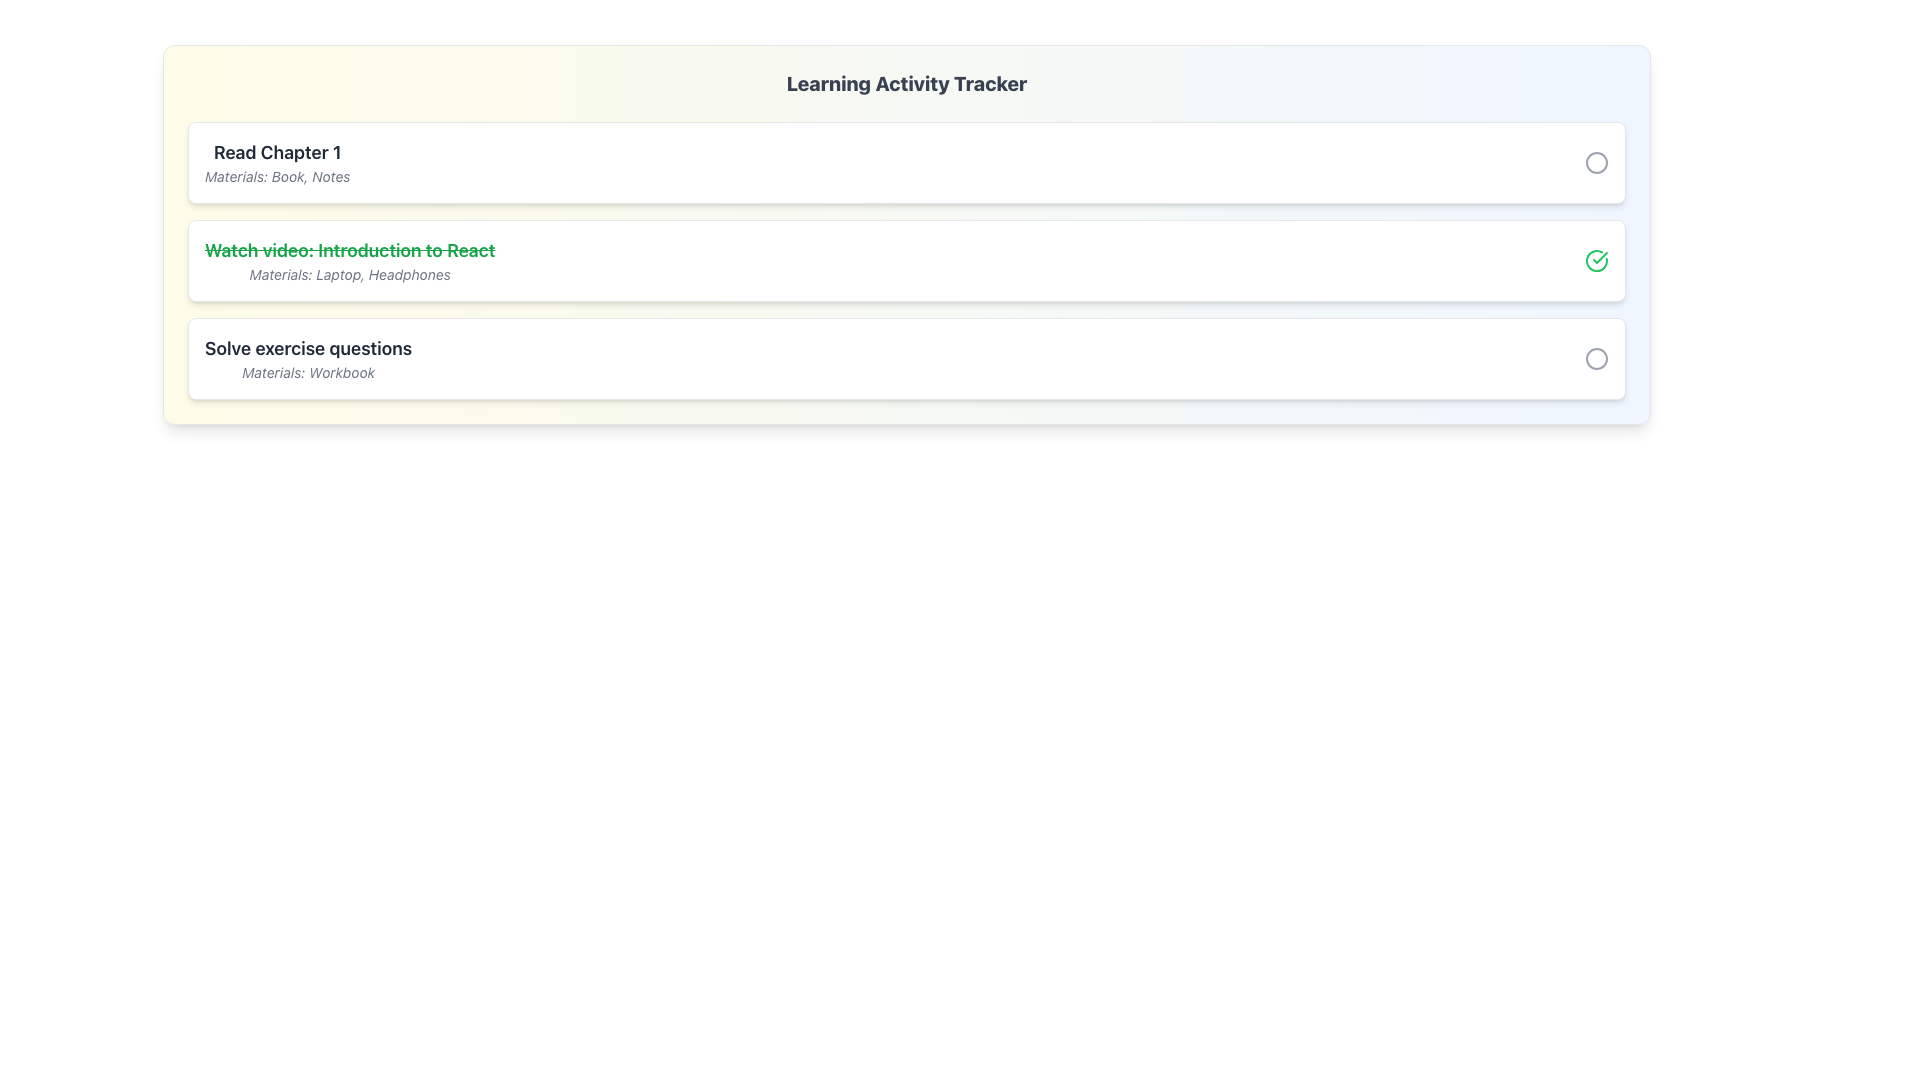  What do you see at coordinates (350, 260) in the screenshot?
I see `the interactive portions of the Text Block that describes the task 'Watch video: Introduction to React' in the Learning Activity Tracker section` at bounding box center [350, 260].